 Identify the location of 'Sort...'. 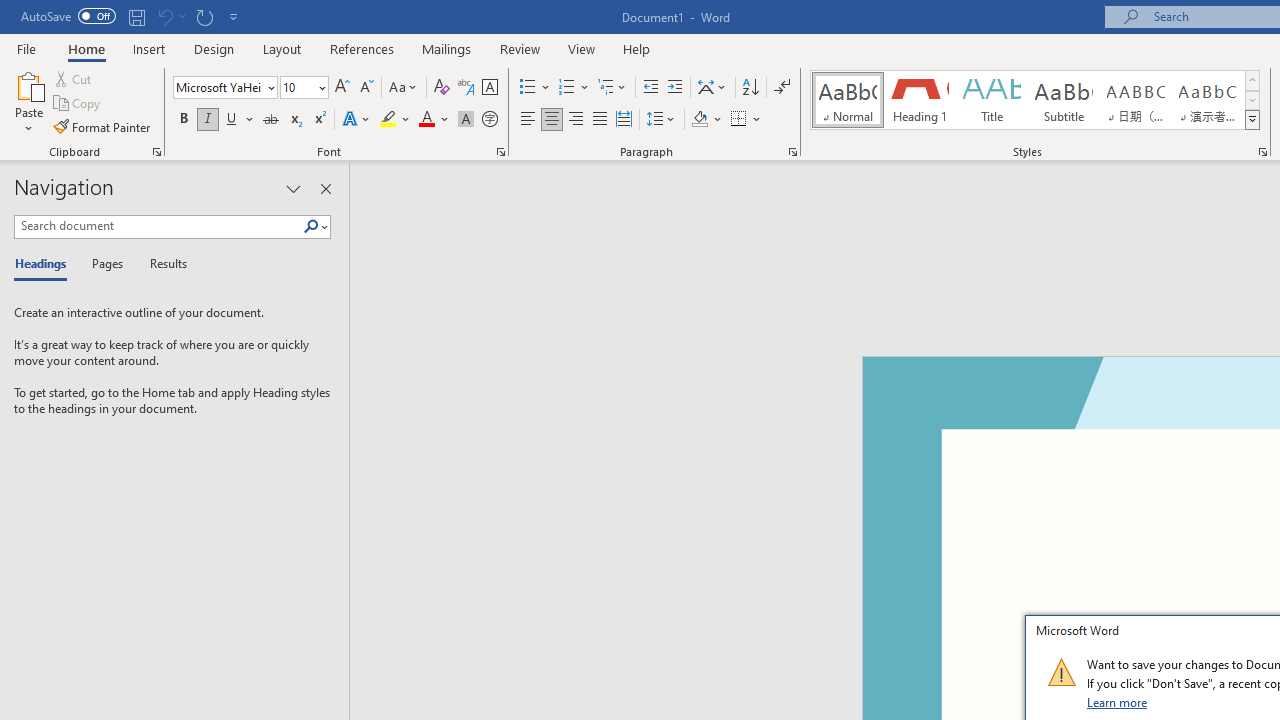
(749, 86).